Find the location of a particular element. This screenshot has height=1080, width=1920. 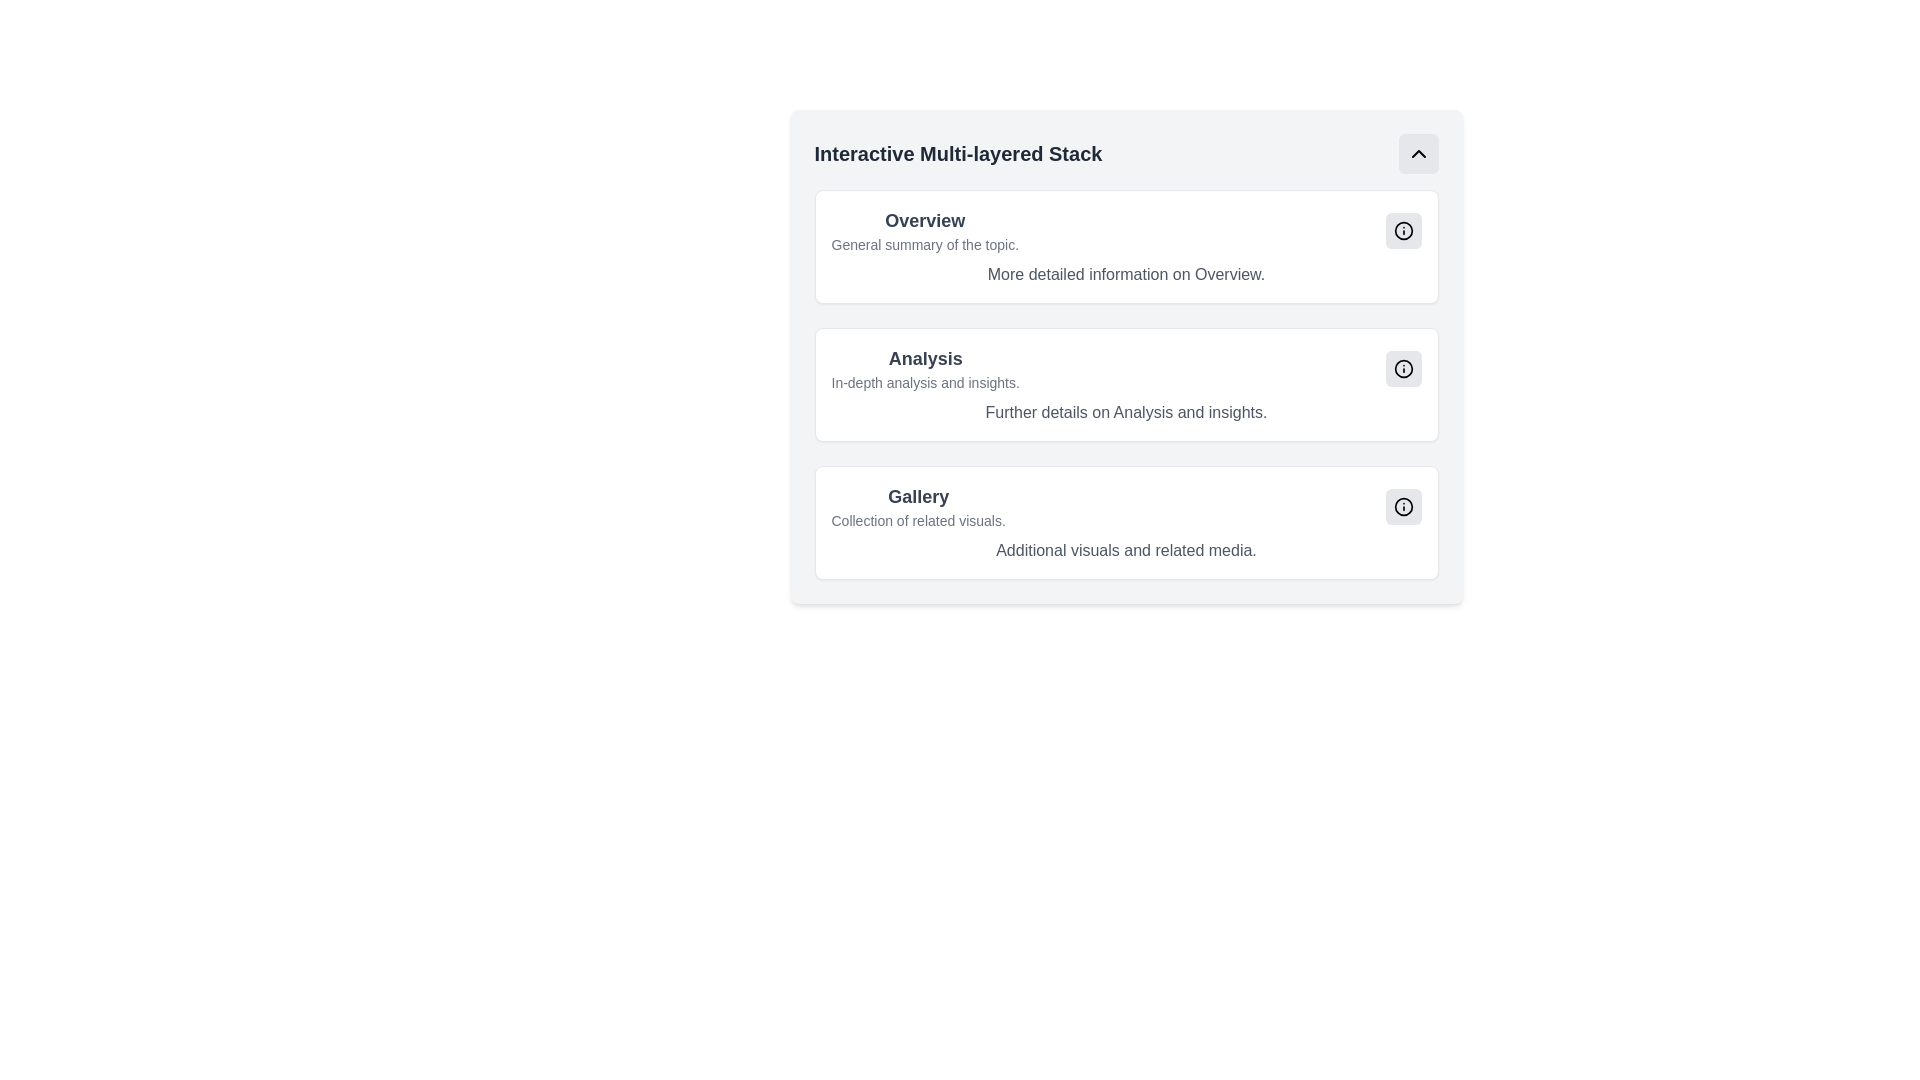

the informational icon button located to the right of the 'Overview' section title is located at coordinates (1402, 230).